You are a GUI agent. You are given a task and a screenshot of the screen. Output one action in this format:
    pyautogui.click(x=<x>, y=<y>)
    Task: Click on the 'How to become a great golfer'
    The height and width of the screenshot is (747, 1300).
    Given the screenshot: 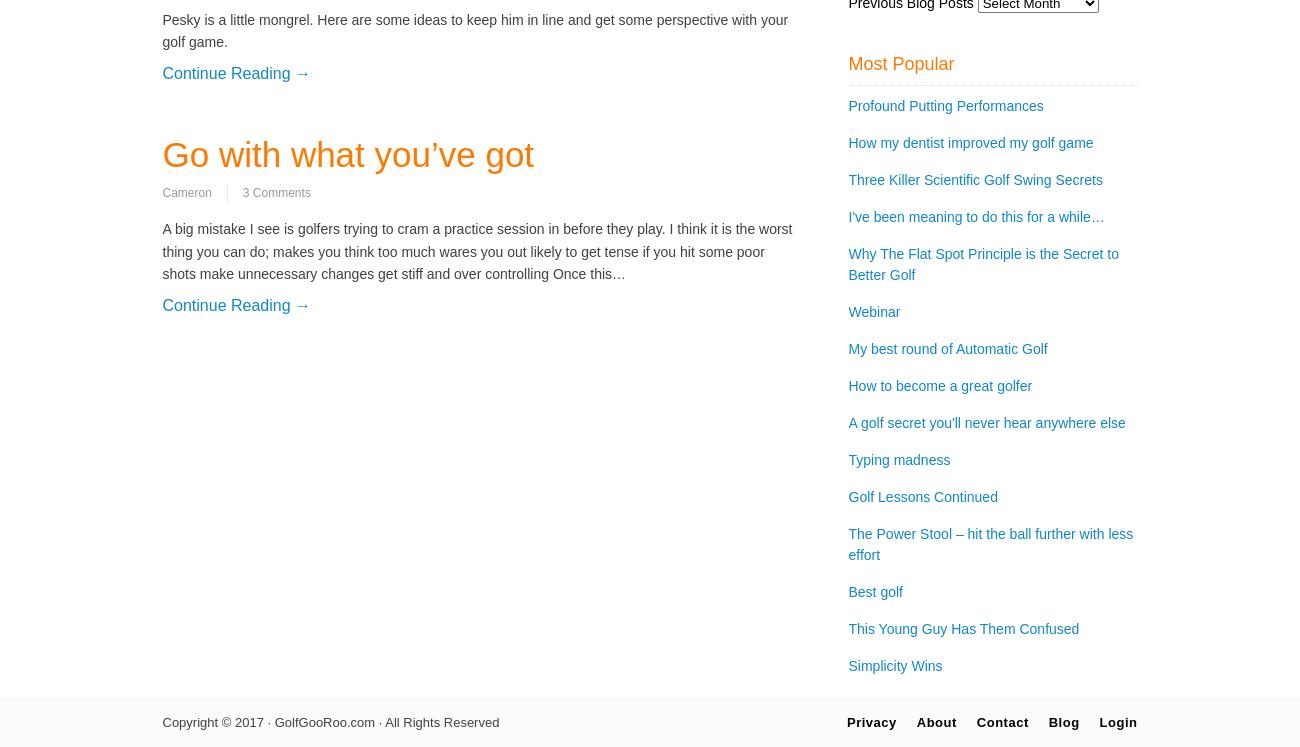 What is the action you would take?
    pyautogui.click(x=940, y=384)
    